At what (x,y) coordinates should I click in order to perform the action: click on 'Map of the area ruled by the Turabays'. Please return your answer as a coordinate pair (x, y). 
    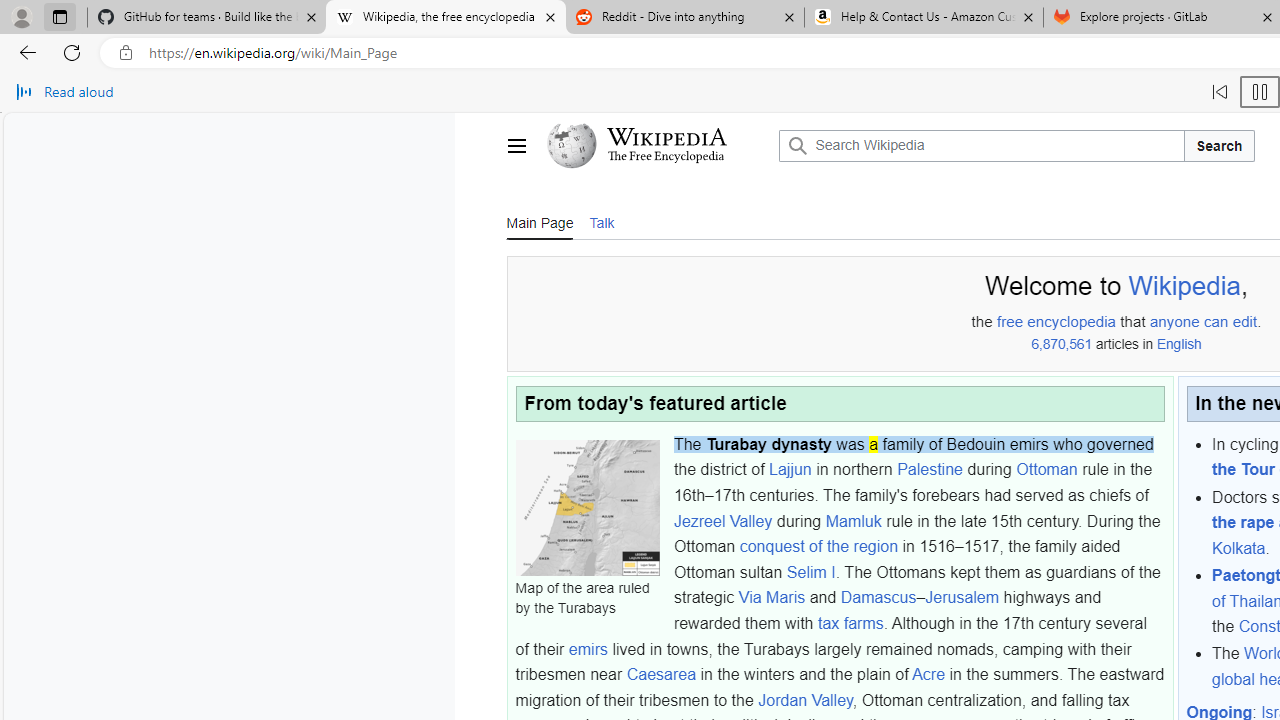
    Looking at the image, I should click on (586, 506).